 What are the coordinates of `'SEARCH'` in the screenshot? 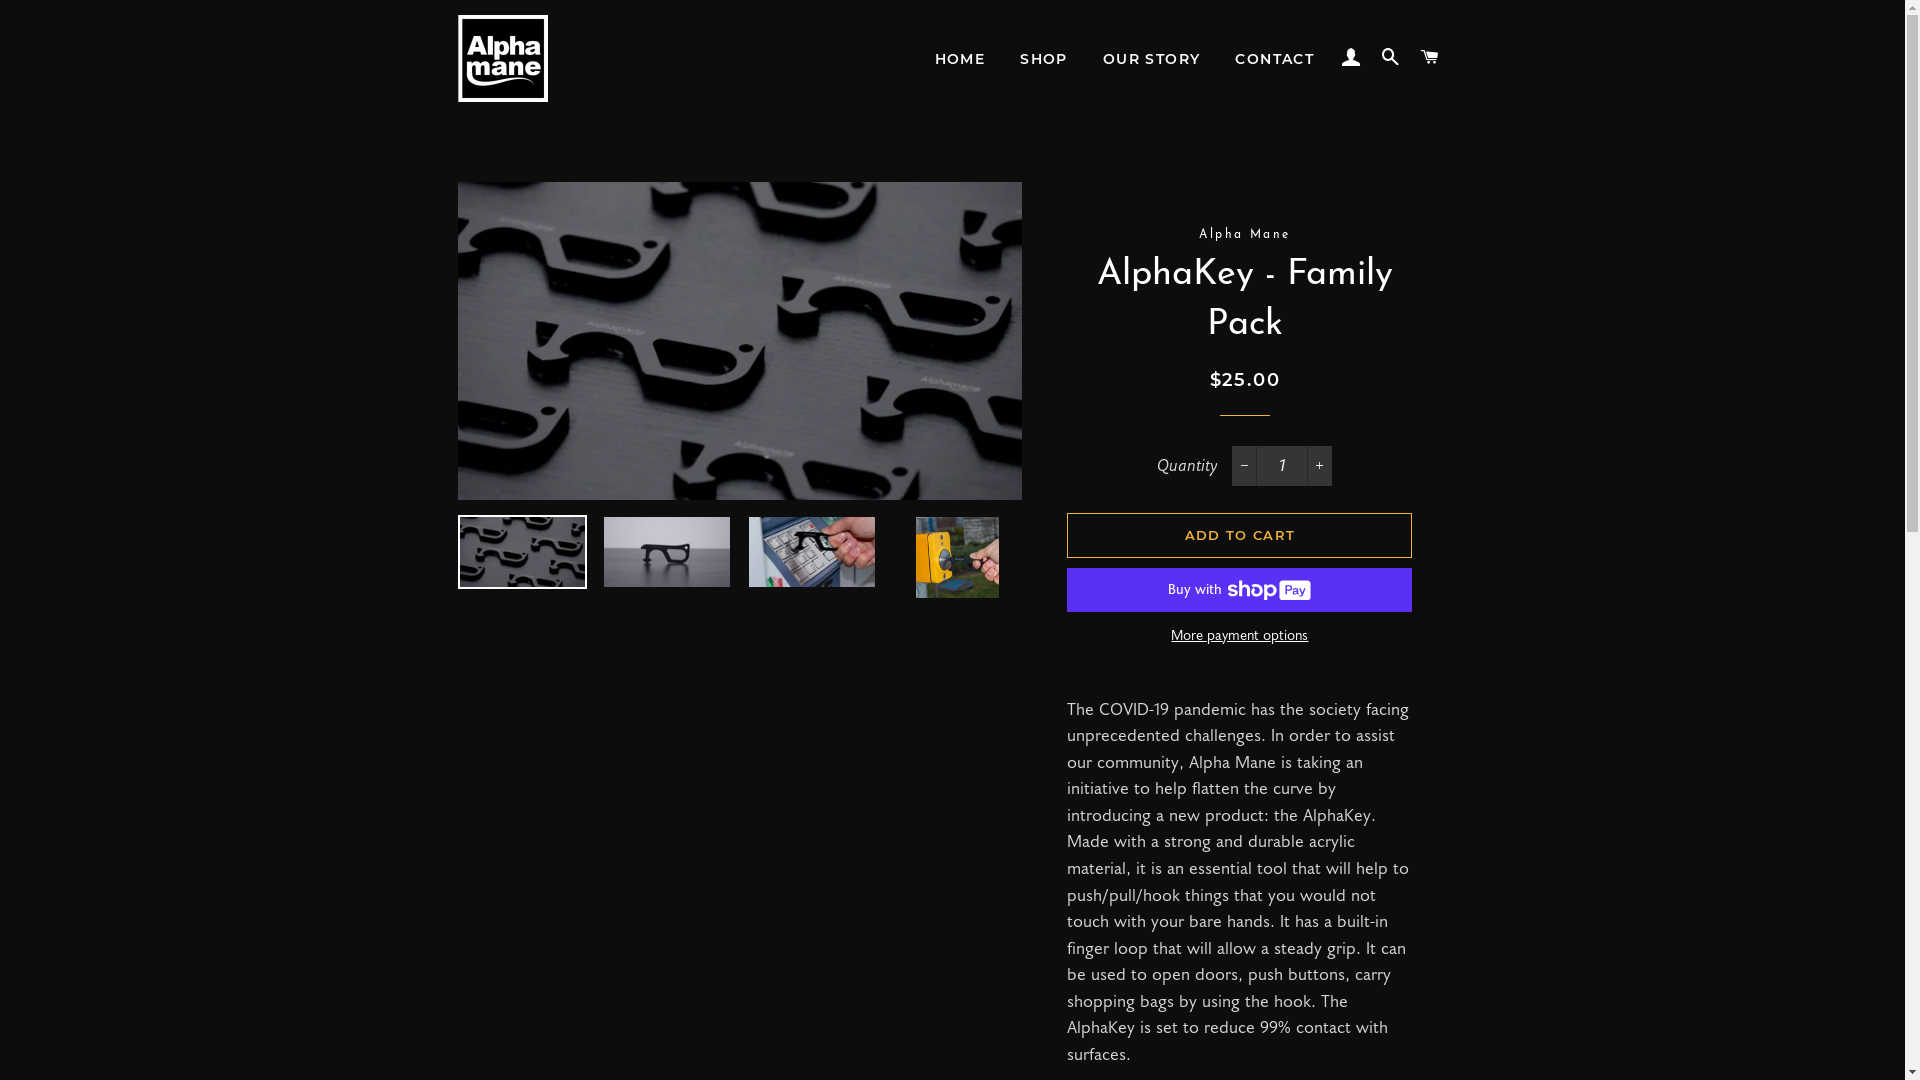 It's located at (1390, 56).